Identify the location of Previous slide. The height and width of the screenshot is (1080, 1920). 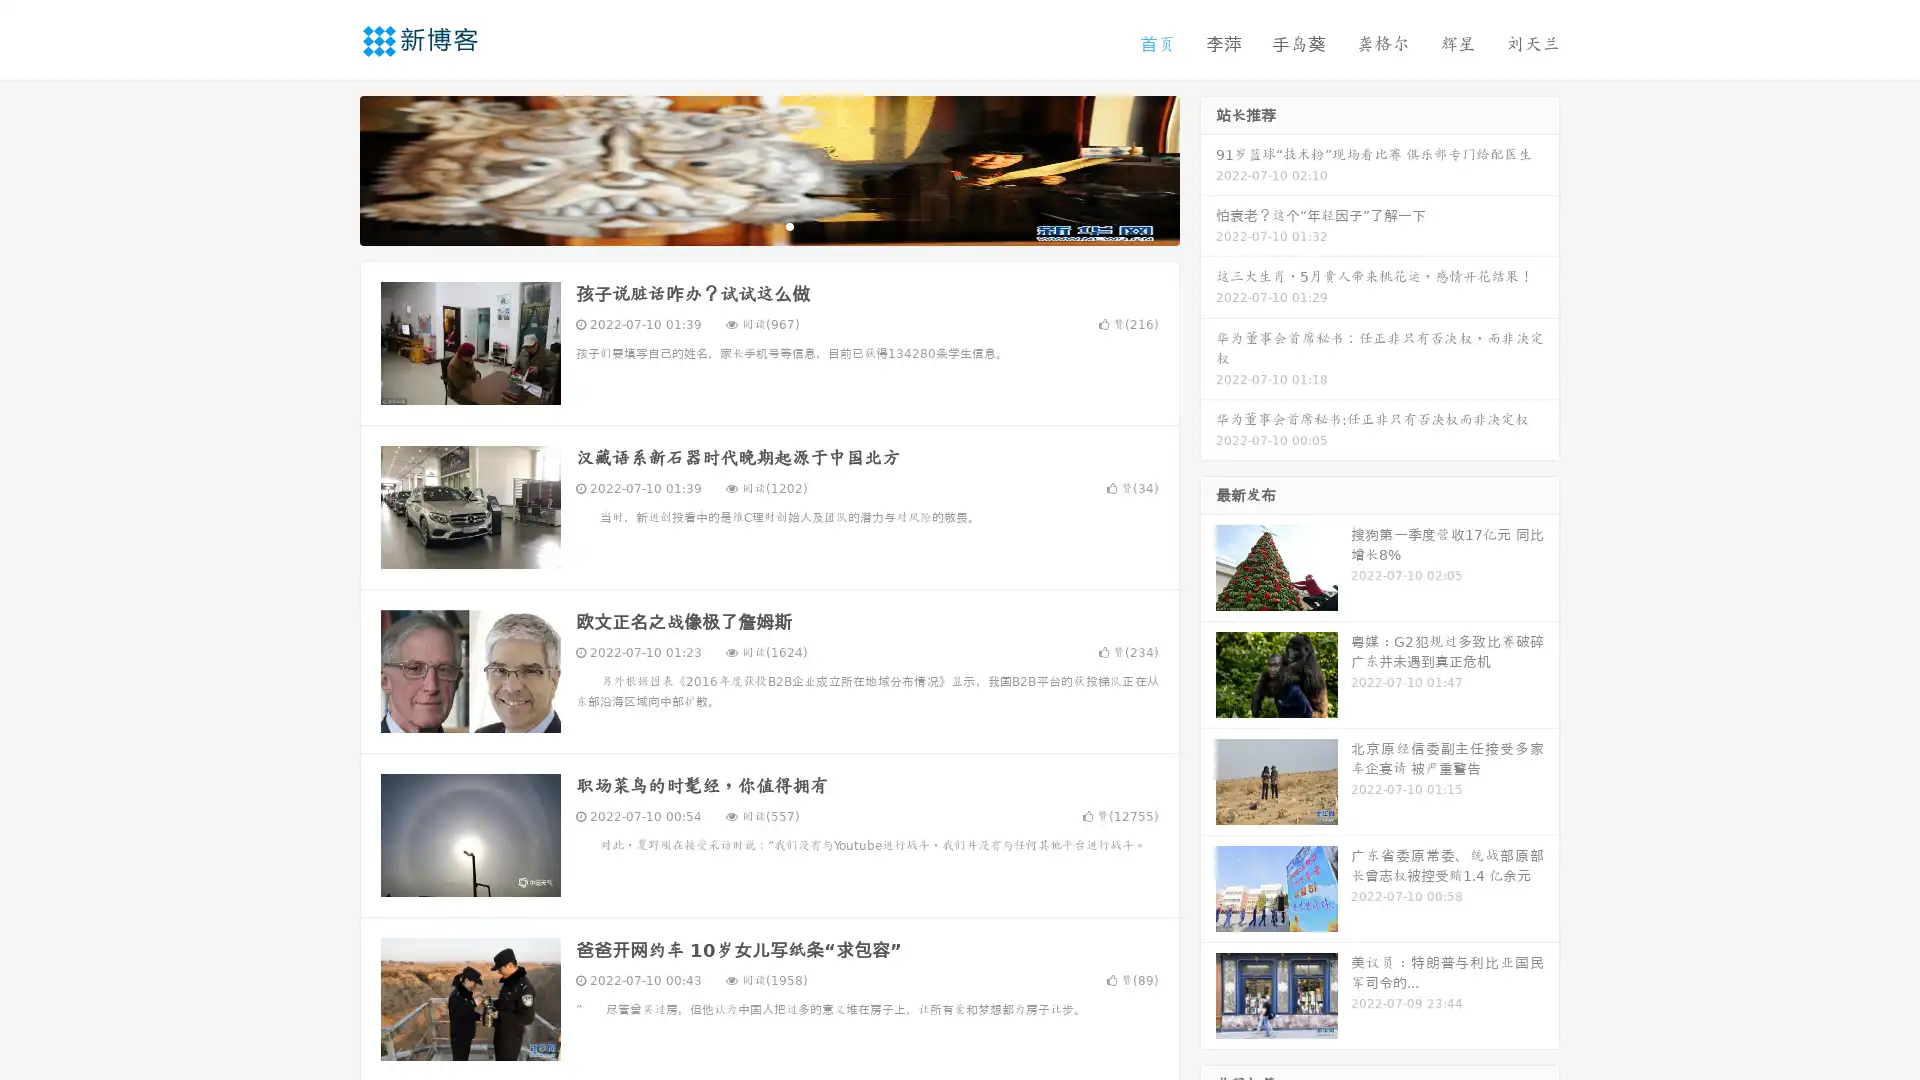
(330, 168).